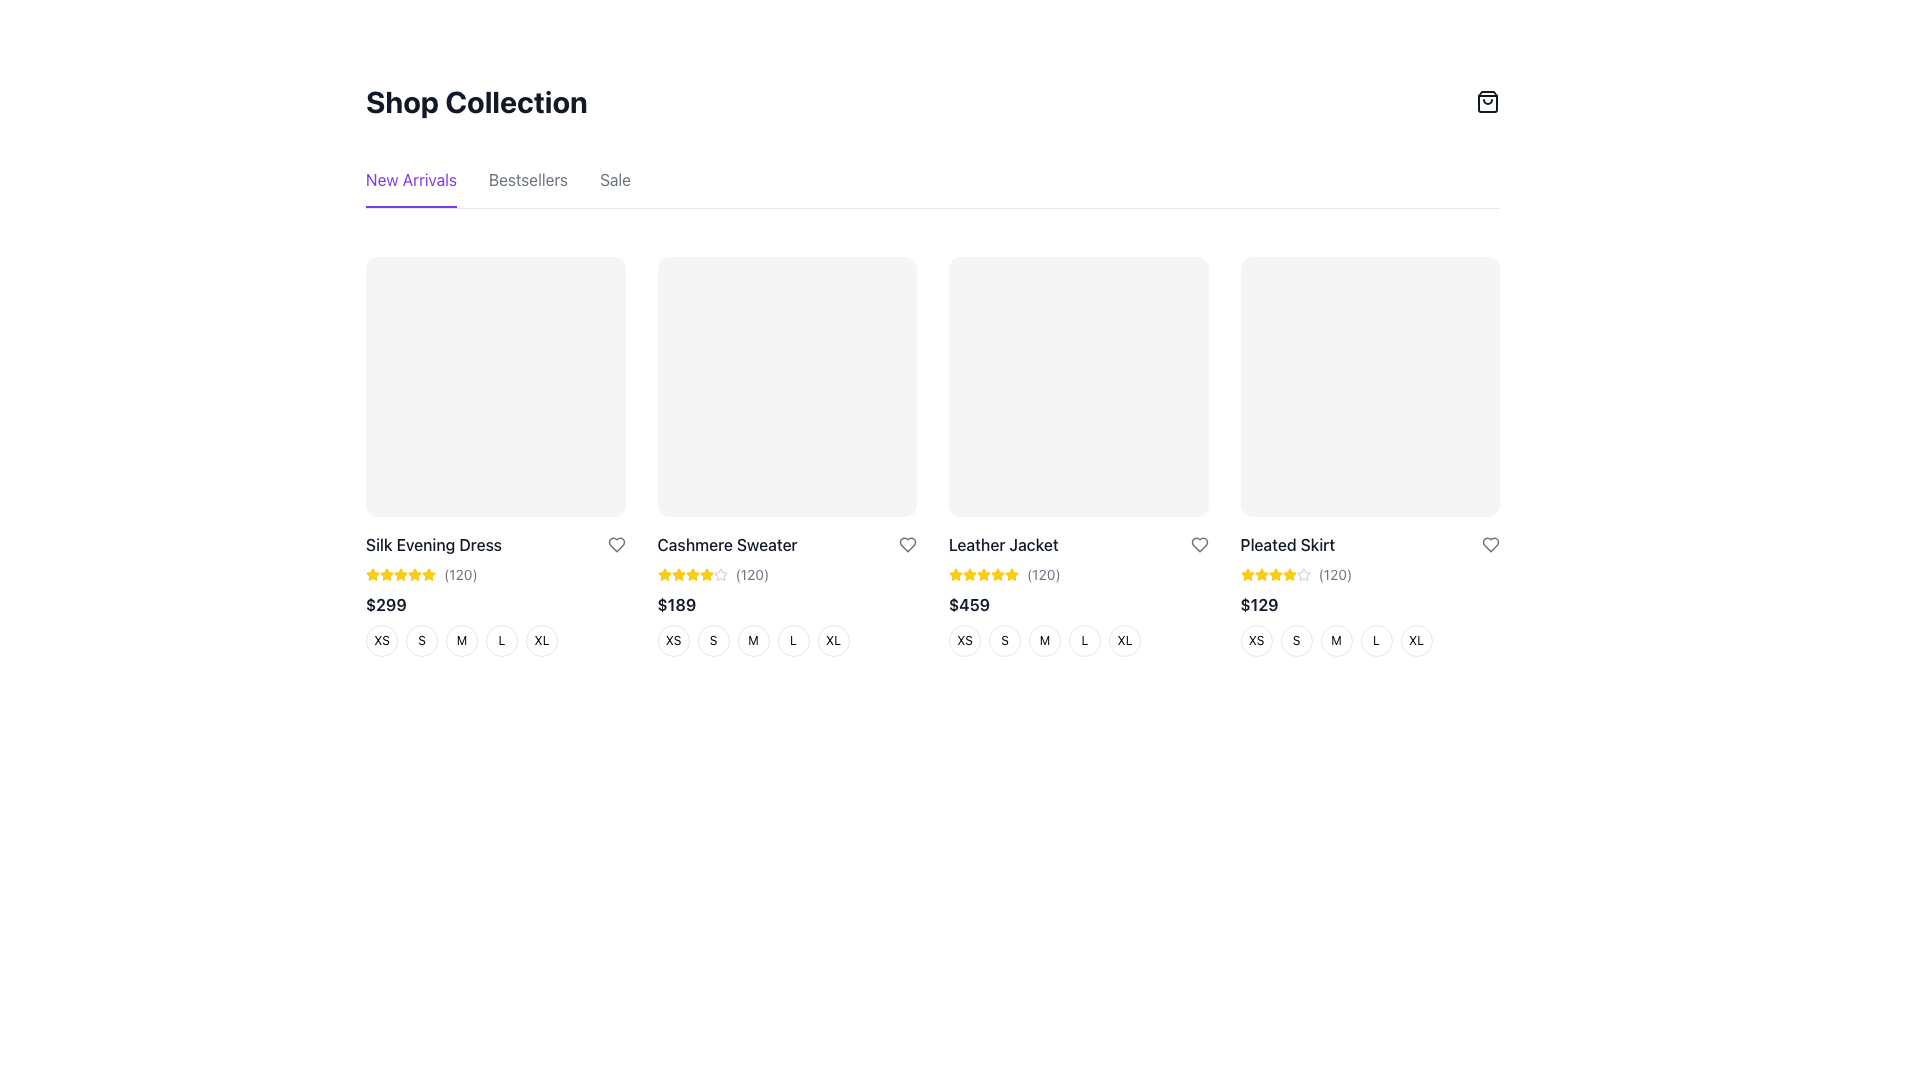 Image resolution: width=1920 pixels, height=1080 pixels. Describe the element at coordinates (1274, 574) in the screenshot. I see `the rating represented by the yellow star icon, located below the product image and above the product price for 'Pleated Skirt'` at that location.